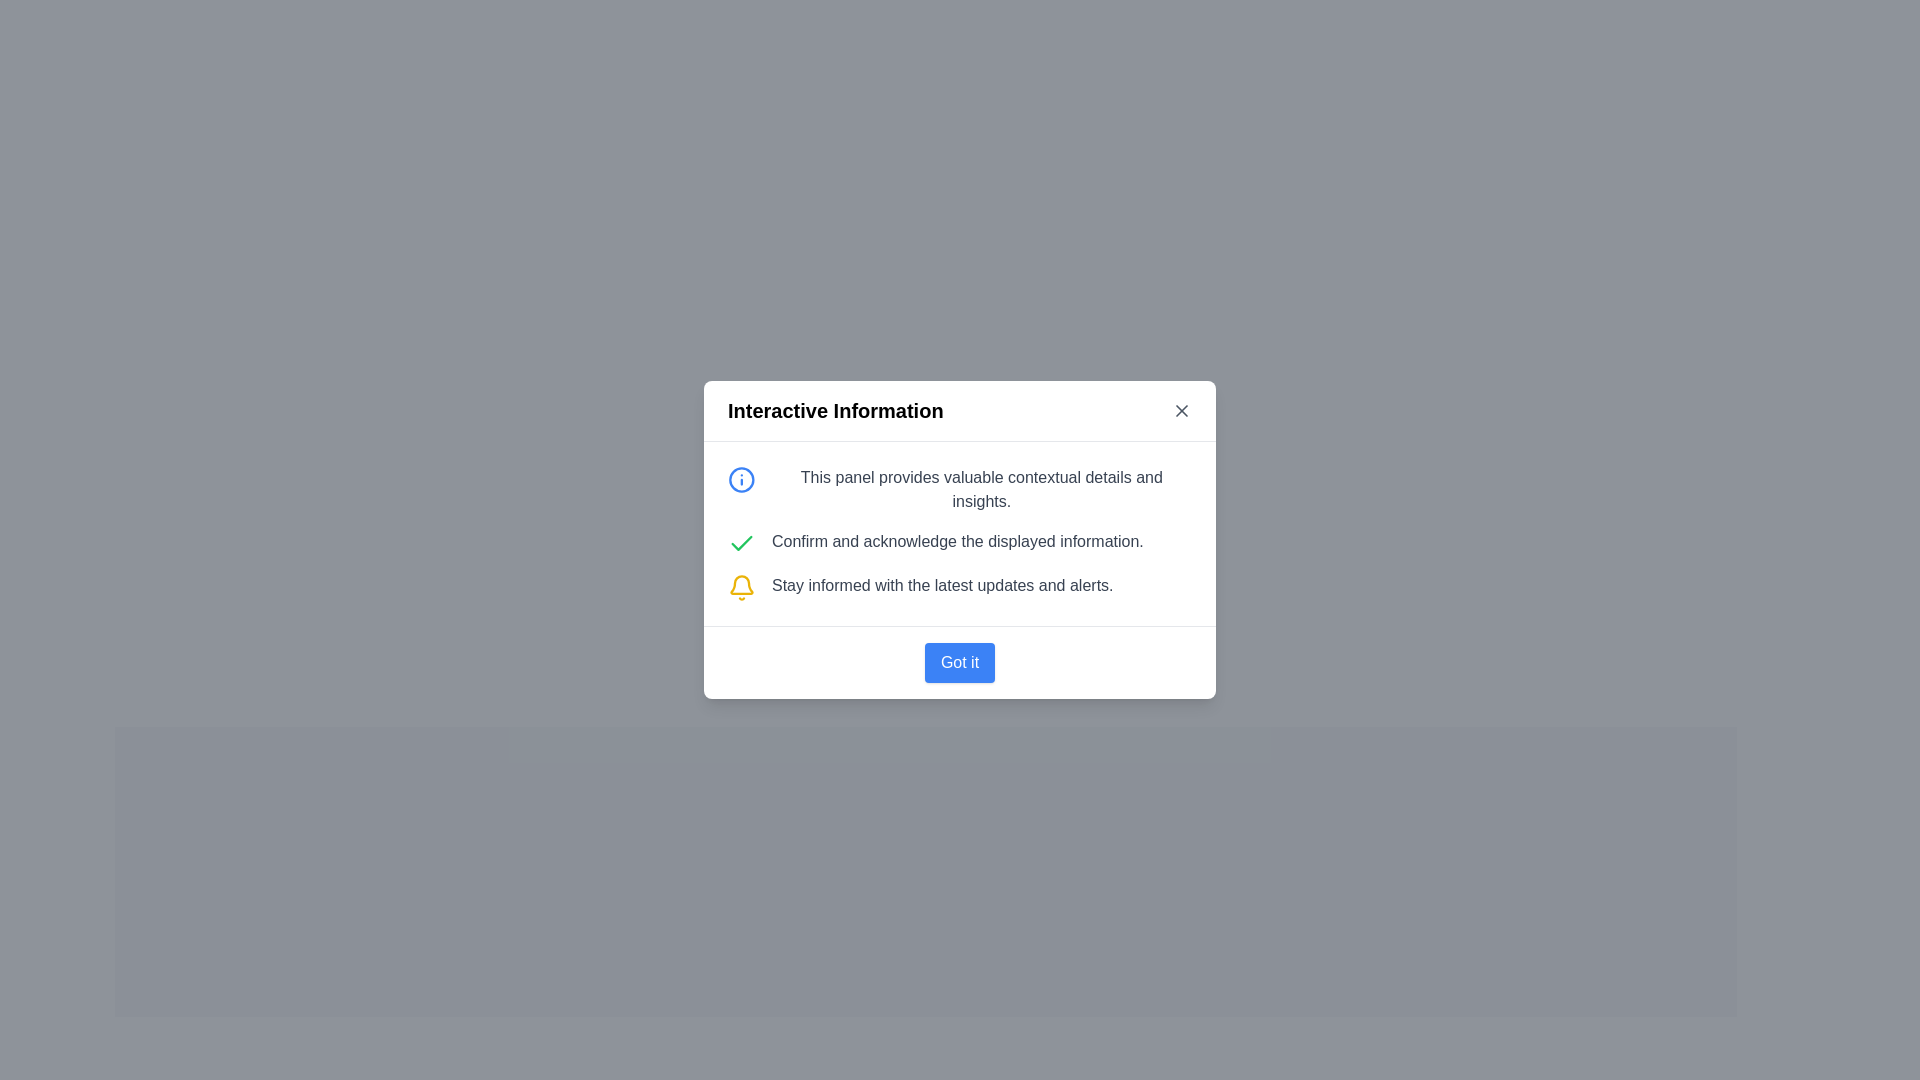 Image resolution: width=1920 pixels, height=1080 pixels. I want to click on the green checkmark icon that is the leftmost in the second row, positioned before the text 'Confirm and acknowledge the displayed information.', so click(741, 543).